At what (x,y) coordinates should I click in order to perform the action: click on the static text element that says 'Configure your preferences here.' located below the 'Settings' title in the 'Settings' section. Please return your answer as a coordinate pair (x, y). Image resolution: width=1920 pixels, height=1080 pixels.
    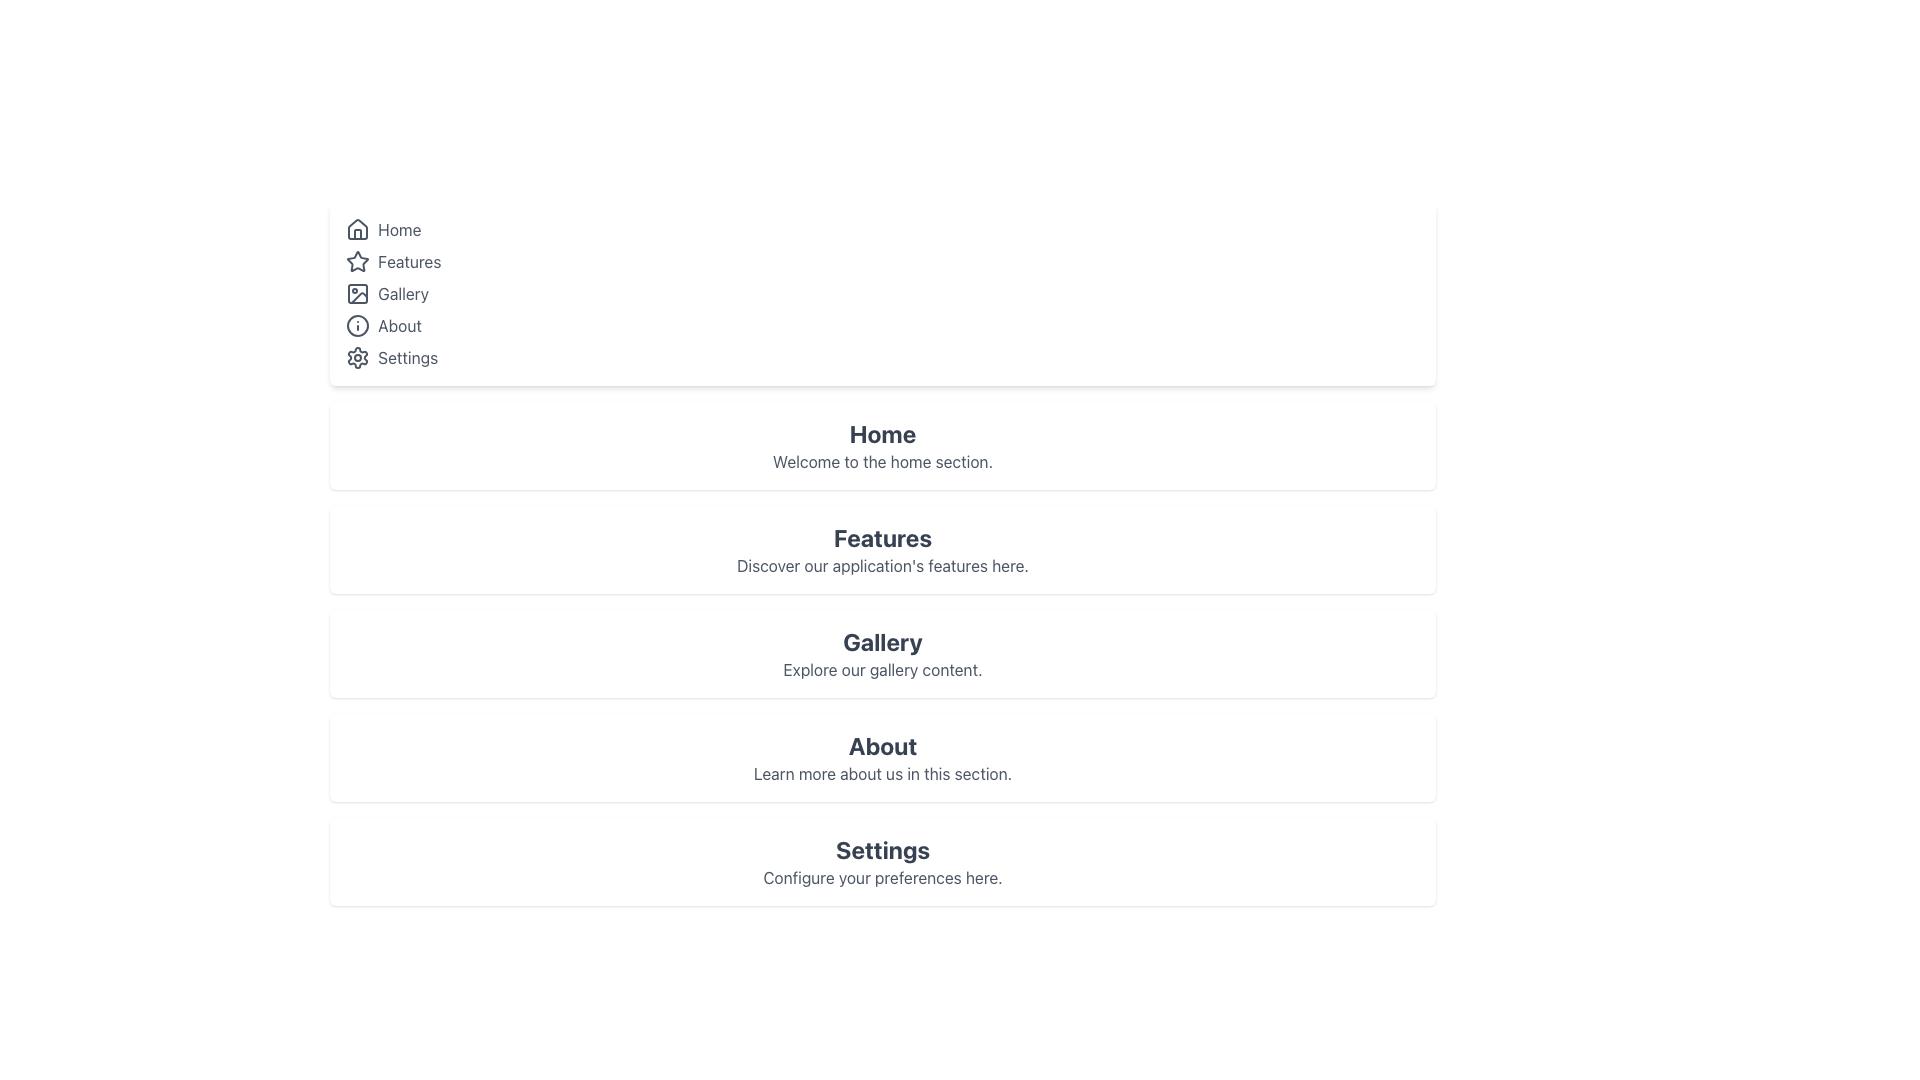
    Looking at the image, I should click on (882, 877).